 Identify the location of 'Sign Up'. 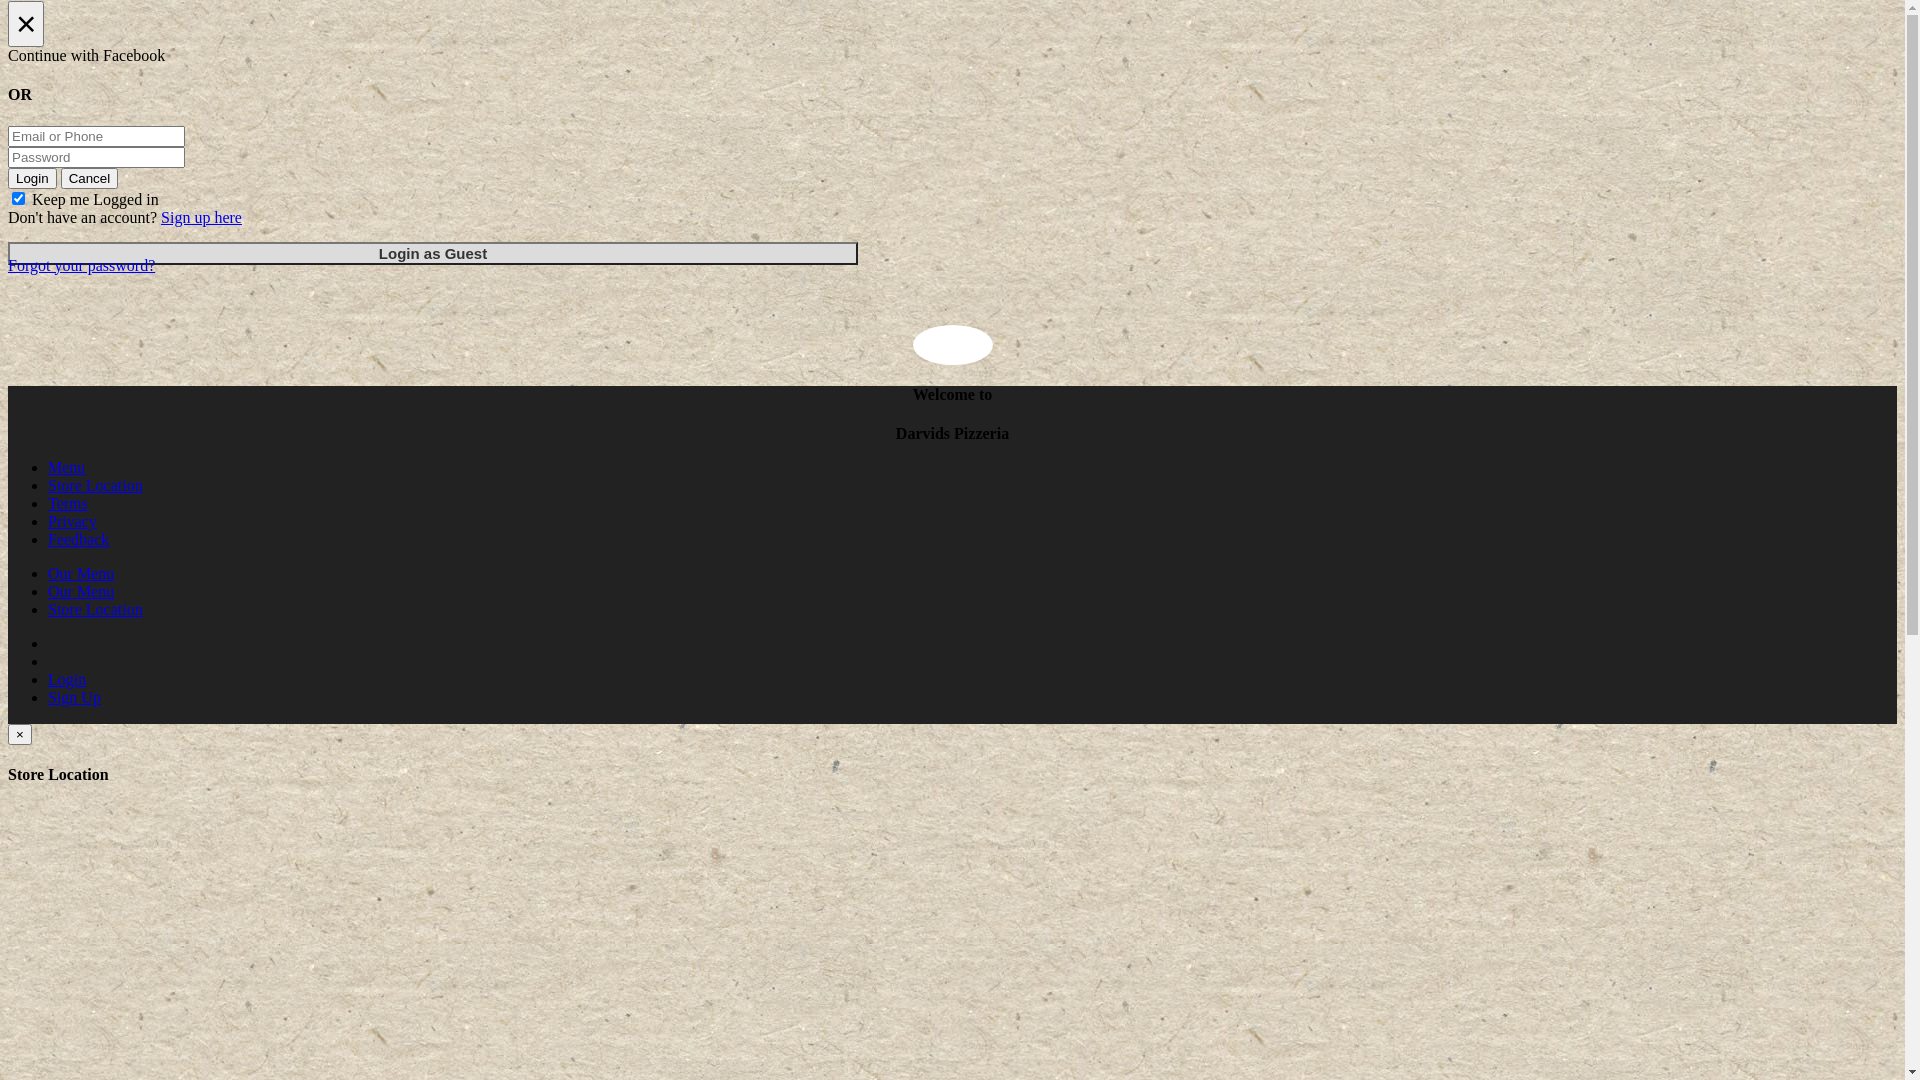
(74, 696).